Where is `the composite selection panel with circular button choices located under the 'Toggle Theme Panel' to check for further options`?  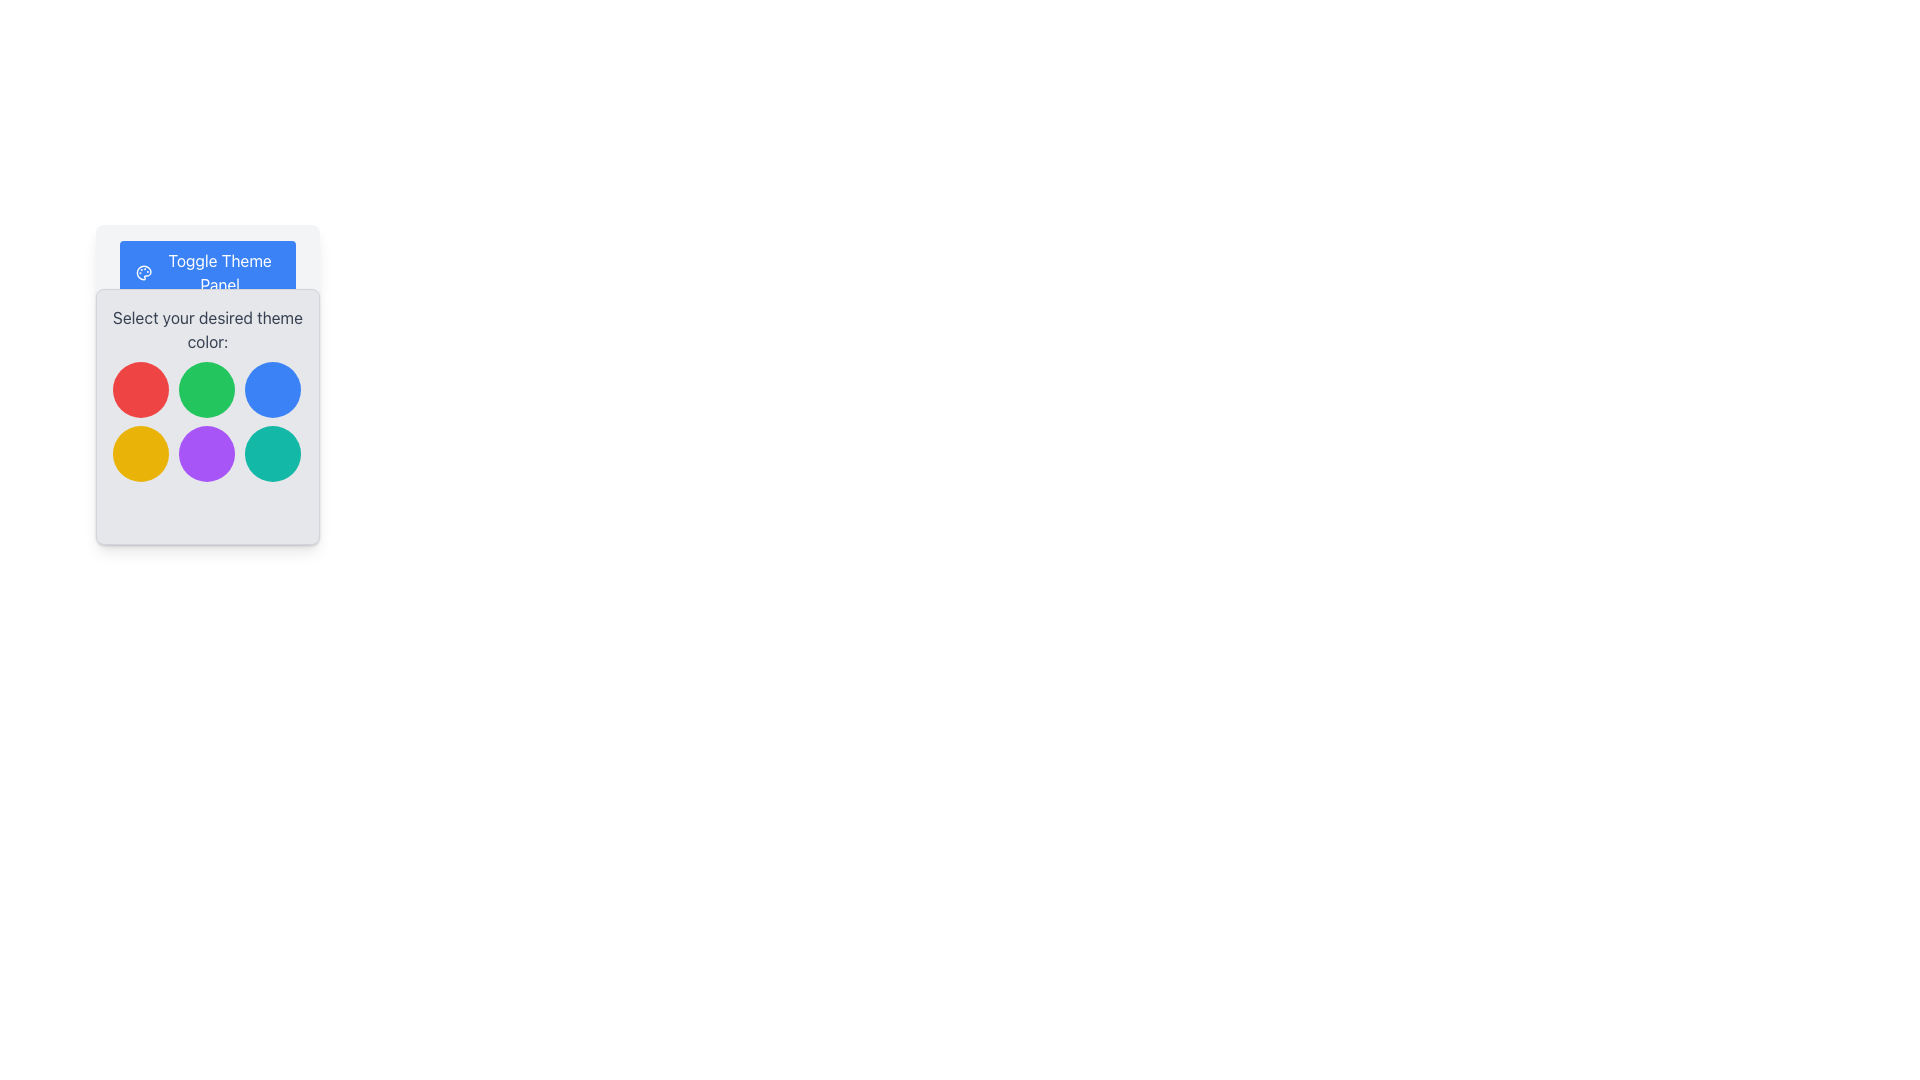
the composite selection panel with circular button choices located under the 'Toggle Theme Panel' to check for further options is located at coordinates (207, 415).